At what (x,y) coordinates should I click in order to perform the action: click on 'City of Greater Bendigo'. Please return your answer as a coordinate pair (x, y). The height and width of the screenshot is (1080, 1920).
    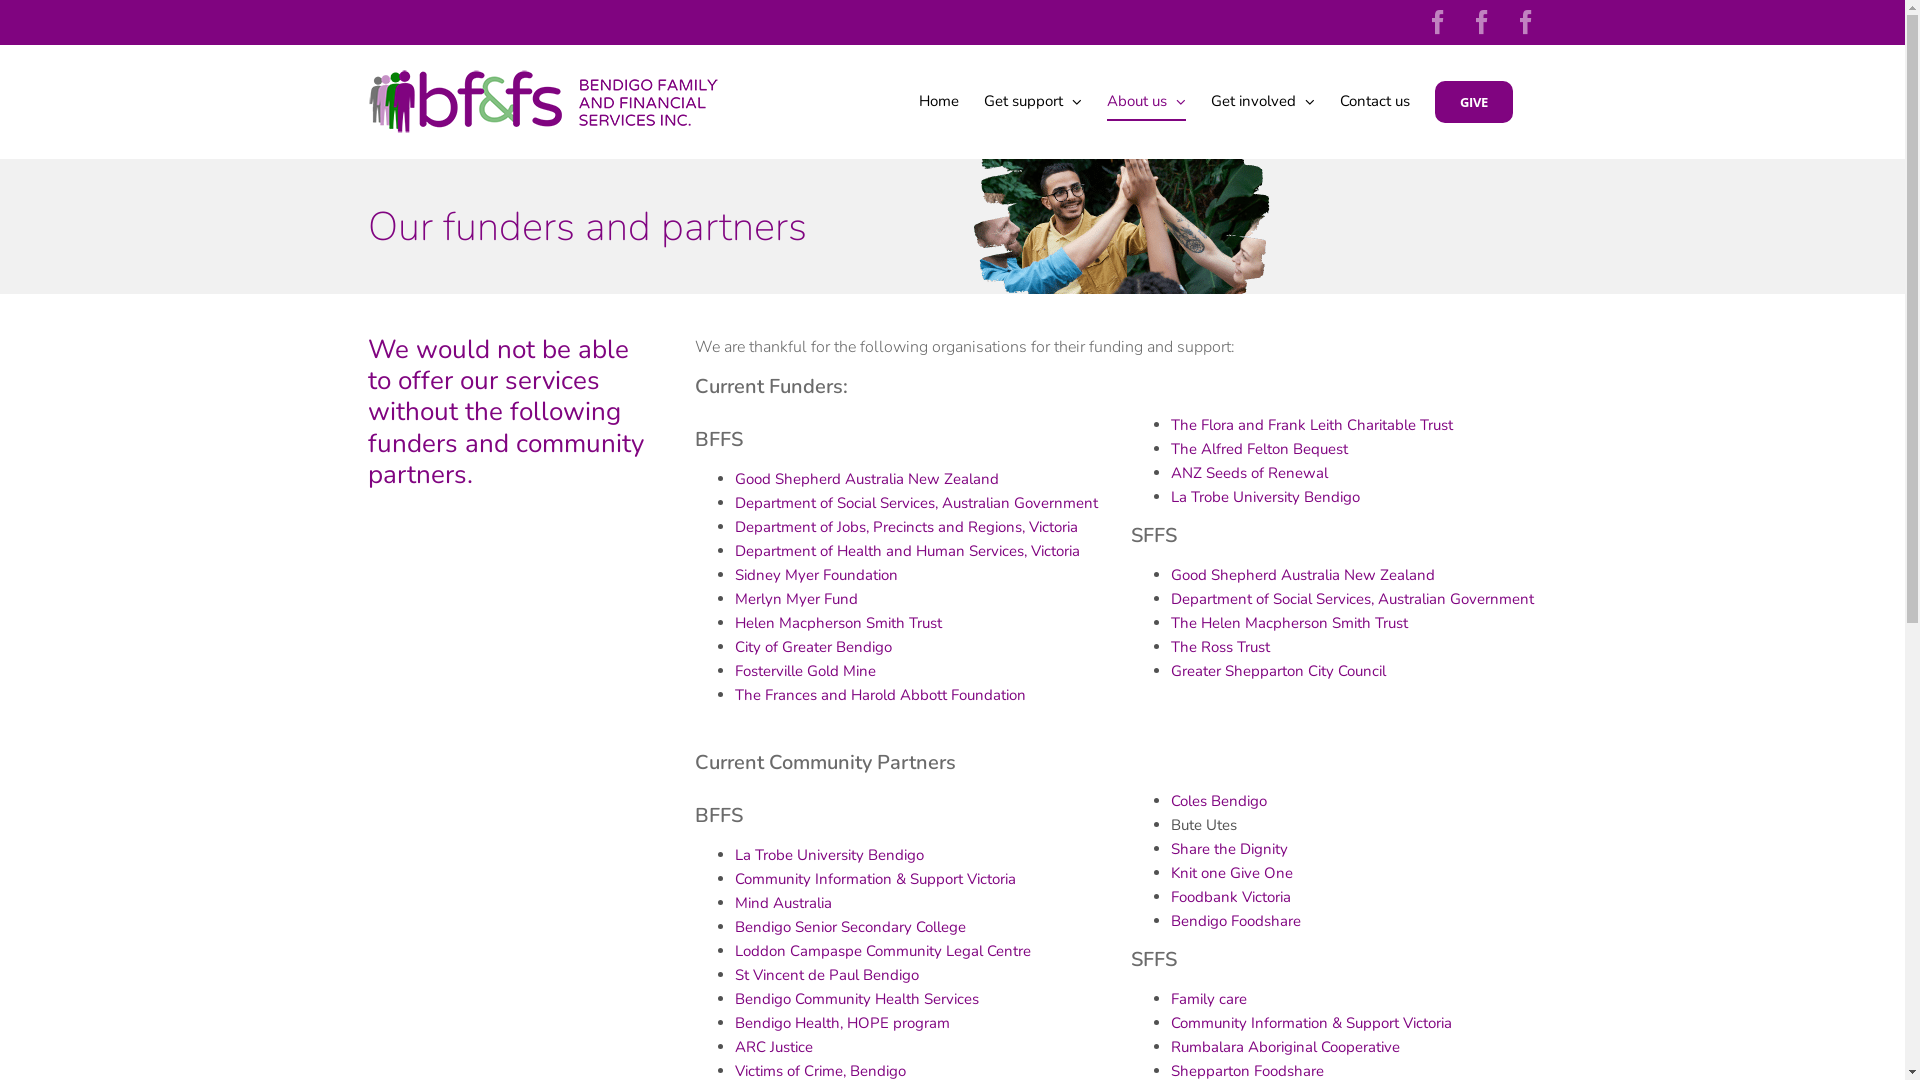
    Looking at the image, I should click on (813, 647).